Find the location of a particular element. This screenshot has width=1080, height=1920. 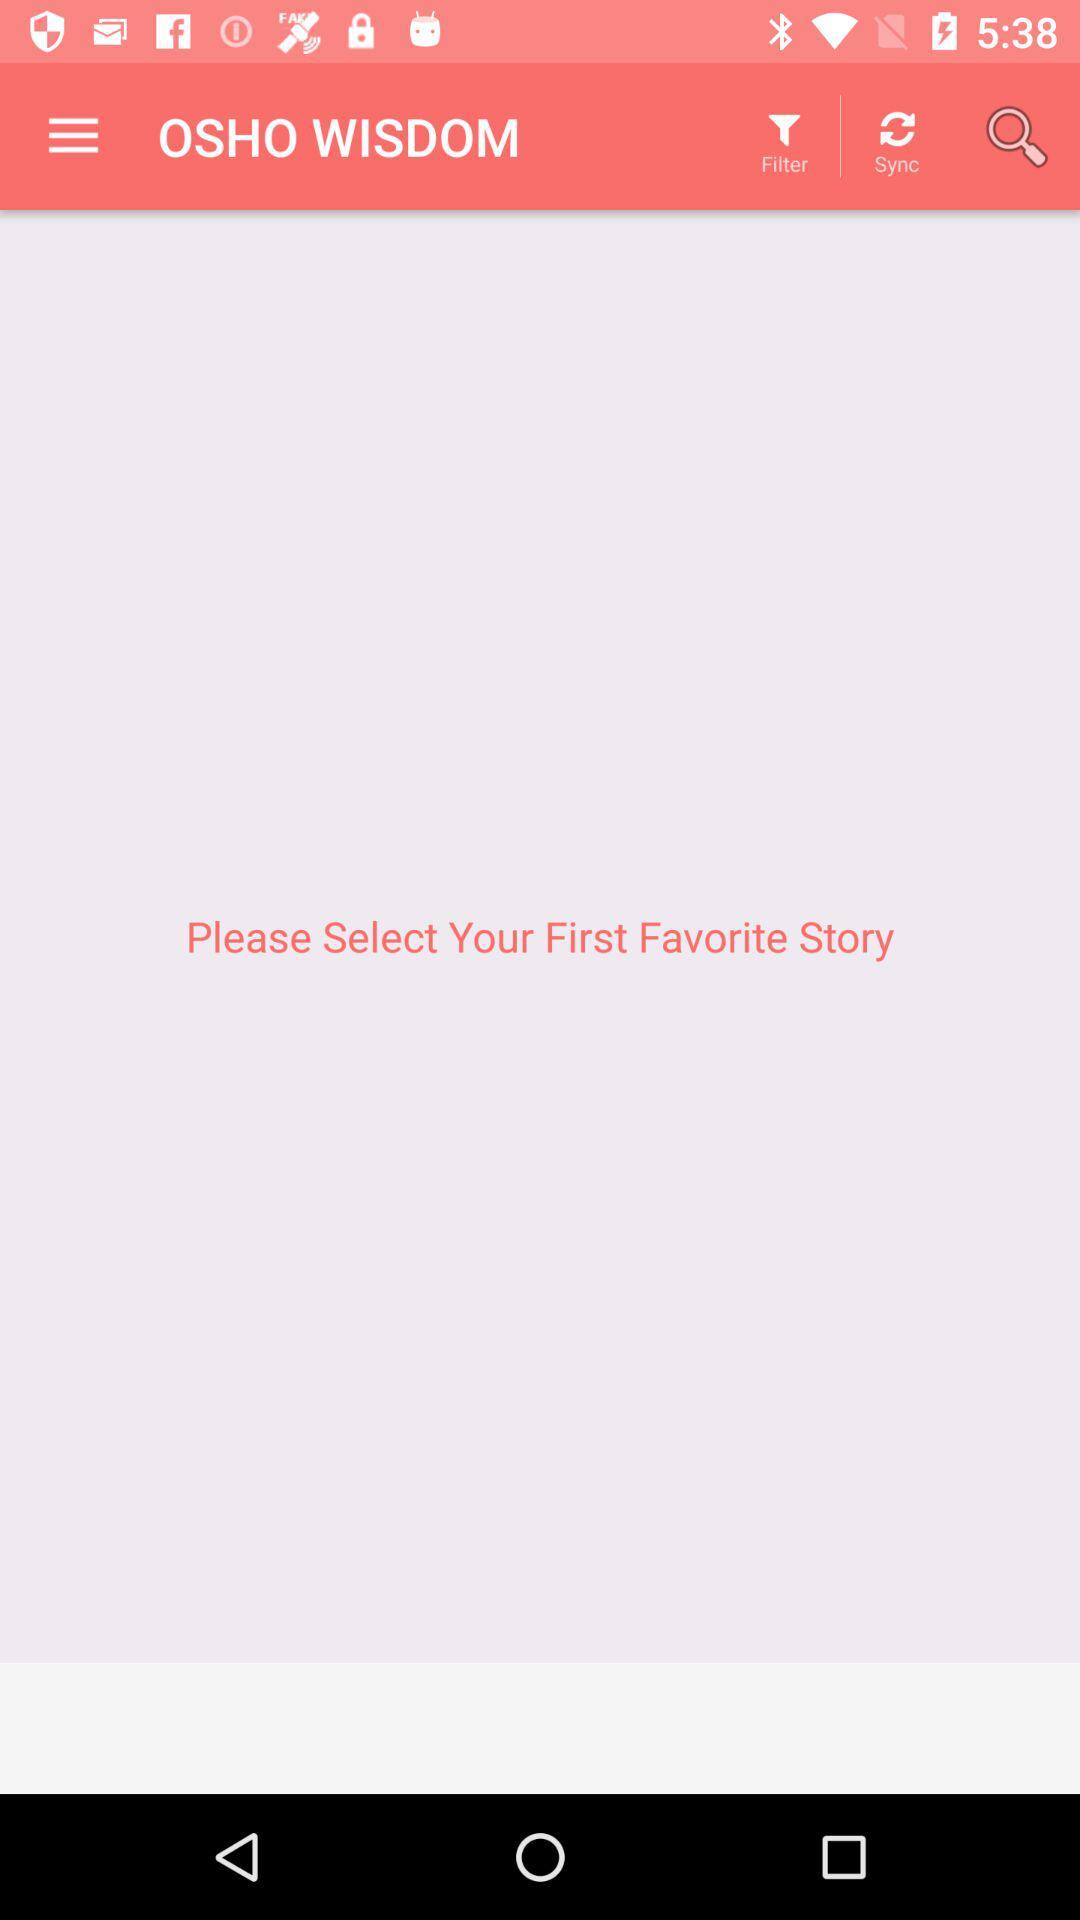

the app to the left of osho wisdom app is located at coordinates (72, 135).